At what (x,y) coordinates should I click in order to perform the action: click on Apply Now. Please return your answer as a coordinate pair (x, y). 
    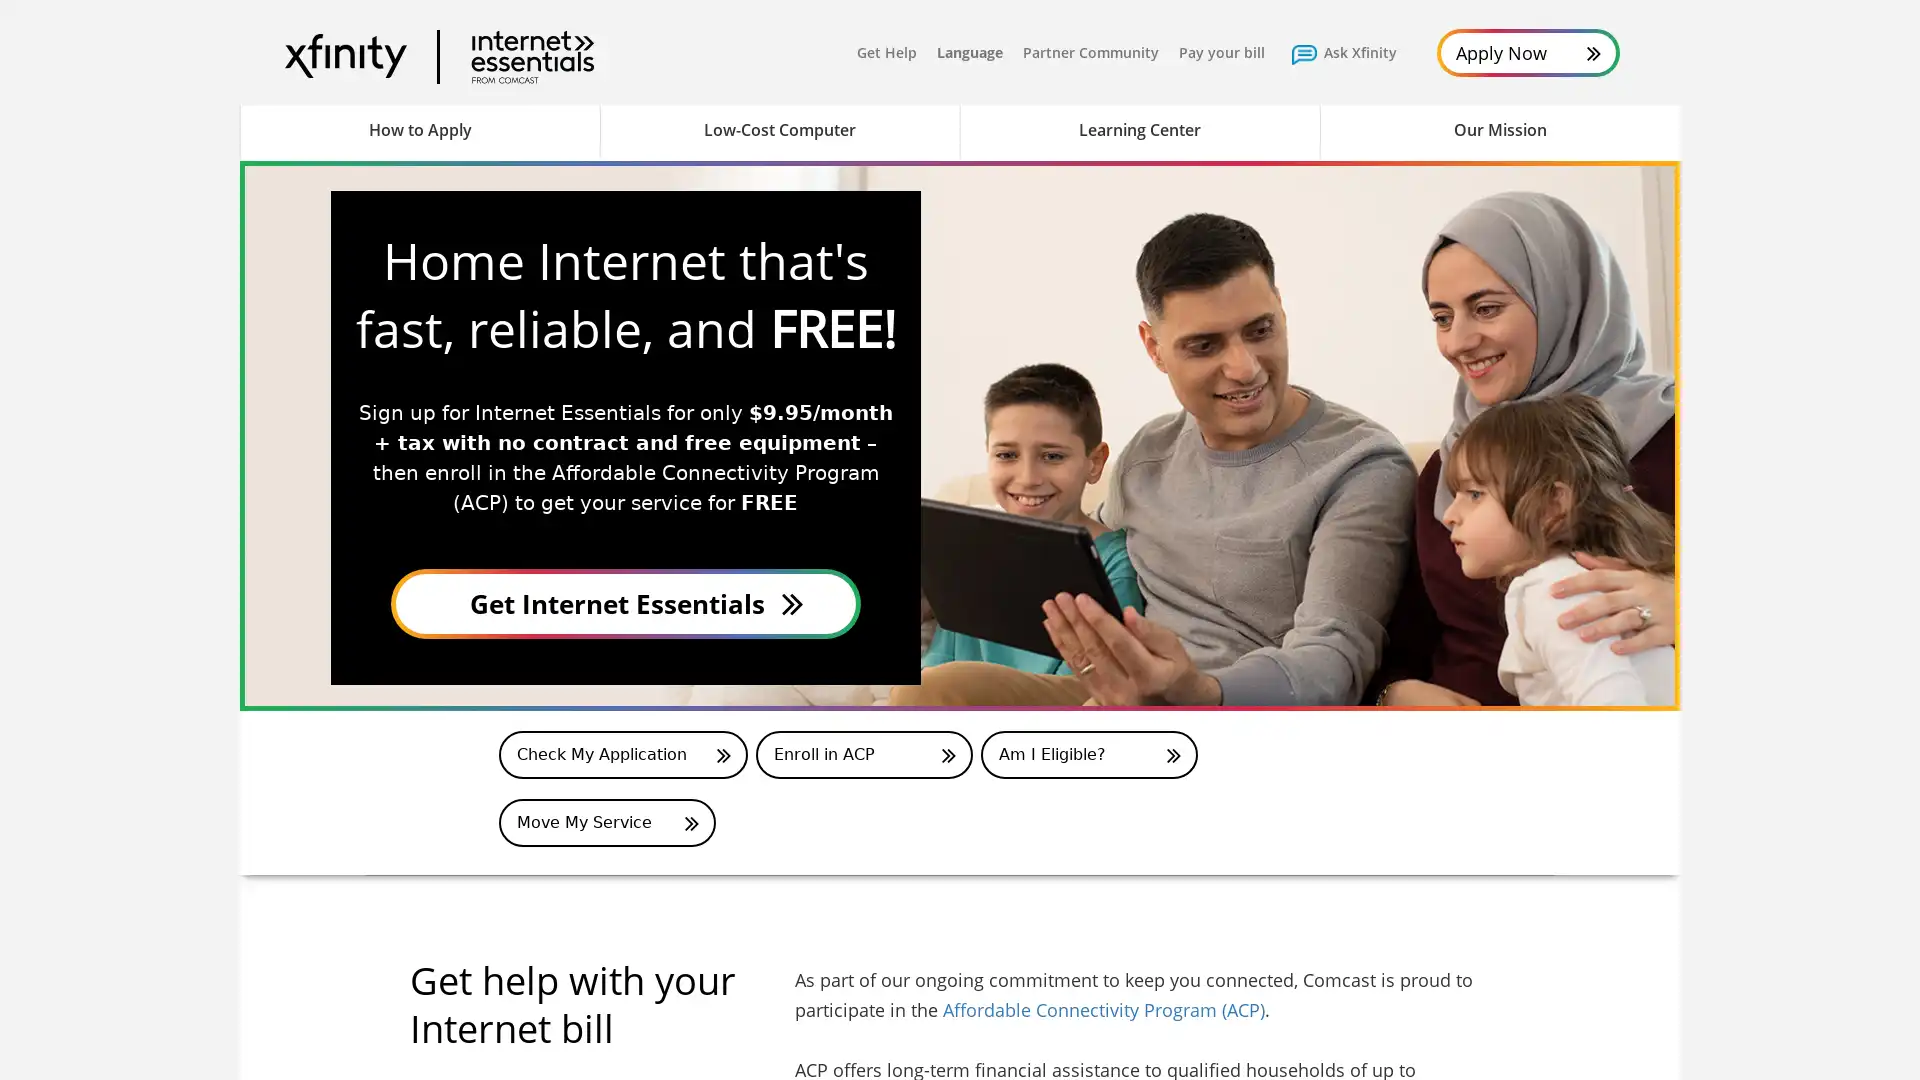
    Looking at the image, I should click on (1527, 52).